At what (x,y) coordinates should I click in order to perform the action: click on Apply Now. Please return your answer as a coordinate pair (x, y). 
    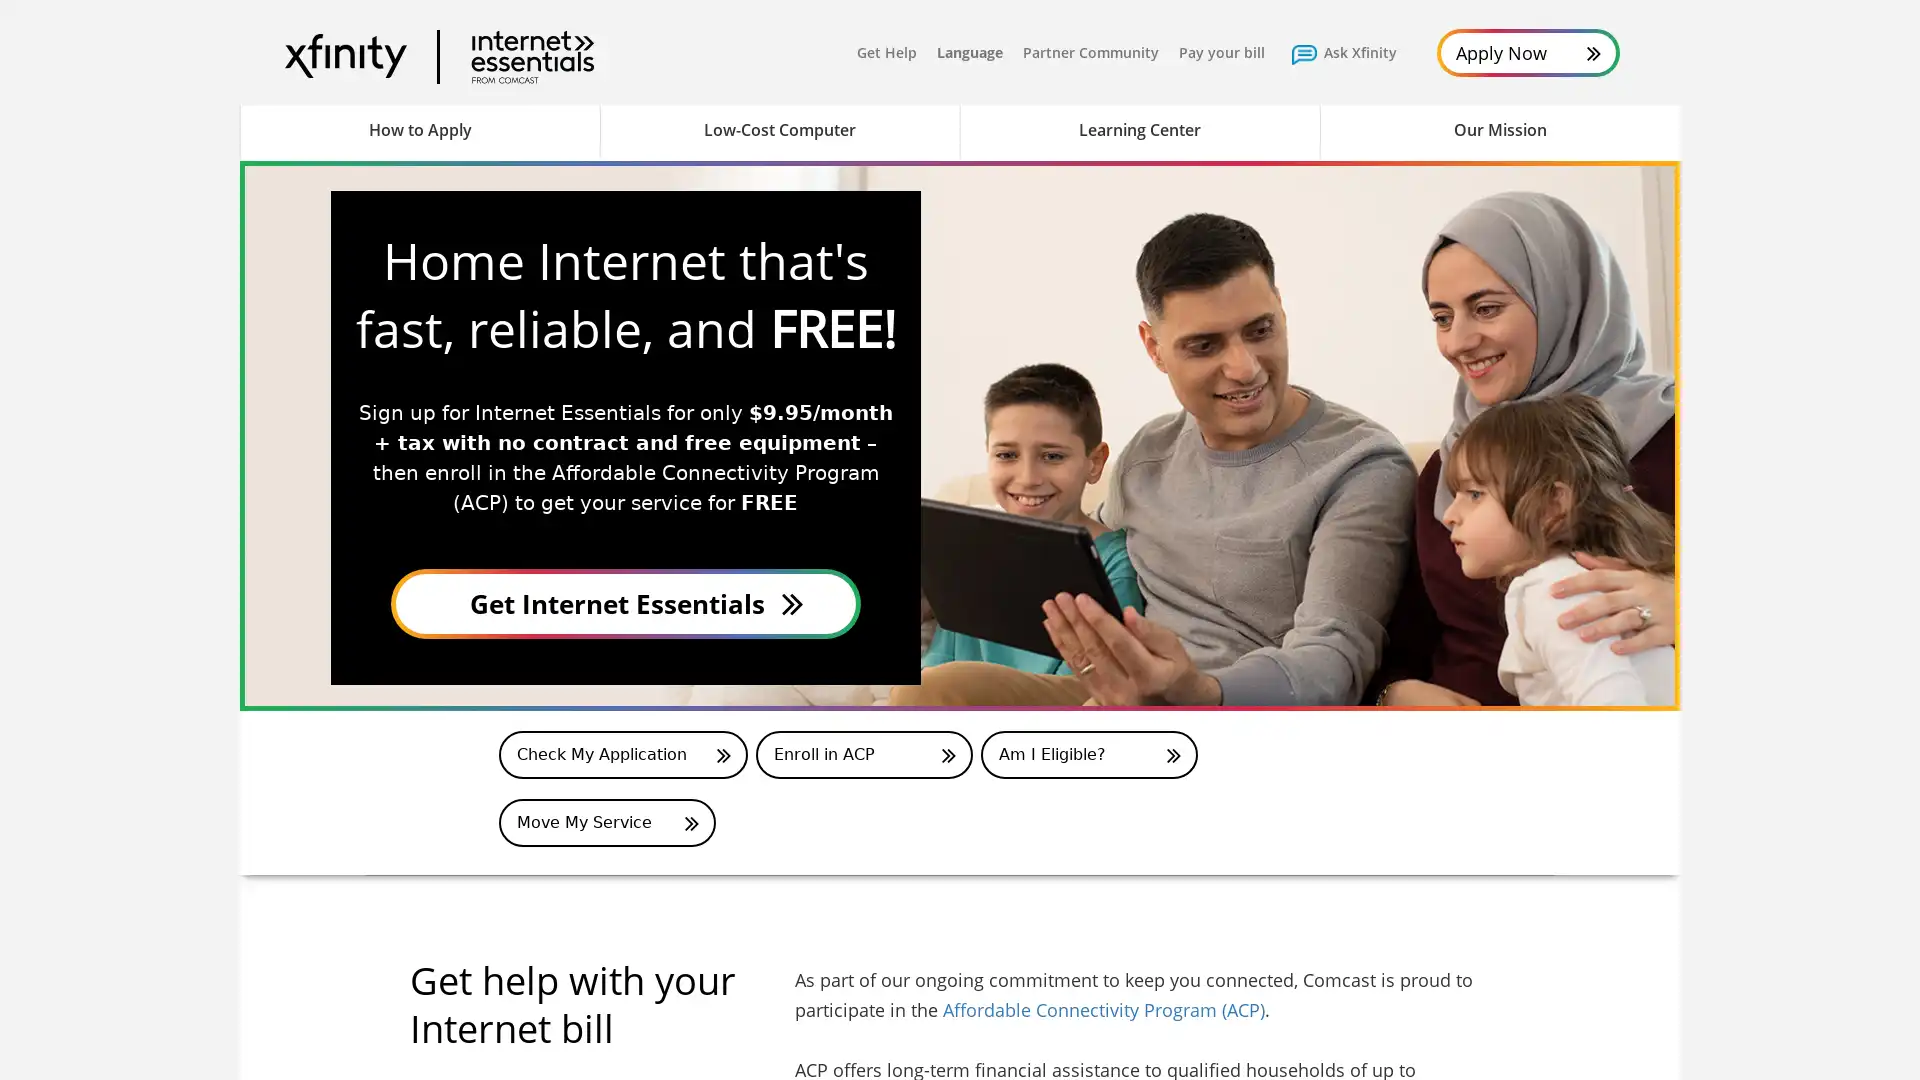
    Looking at the image, I should click on (1527, 52).